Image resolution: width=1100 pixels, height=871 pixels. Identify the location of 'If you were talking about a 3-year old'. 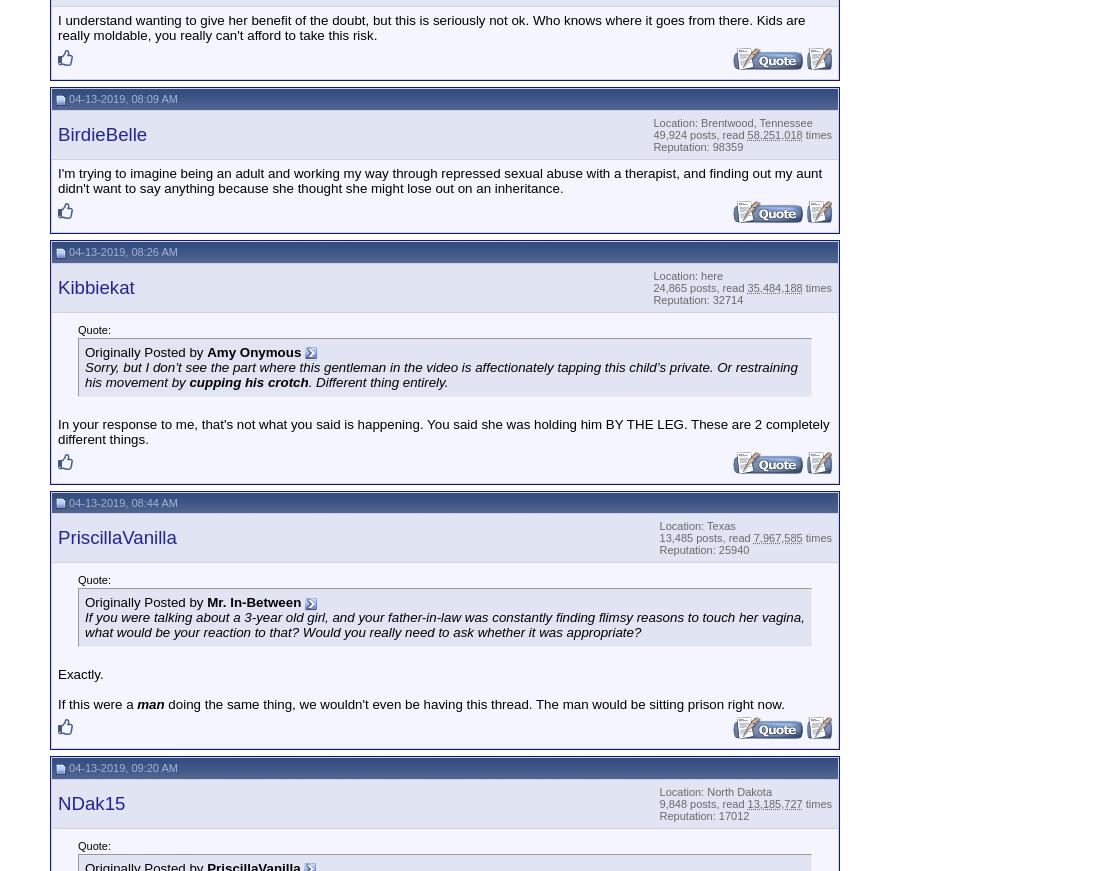
(195, 616).